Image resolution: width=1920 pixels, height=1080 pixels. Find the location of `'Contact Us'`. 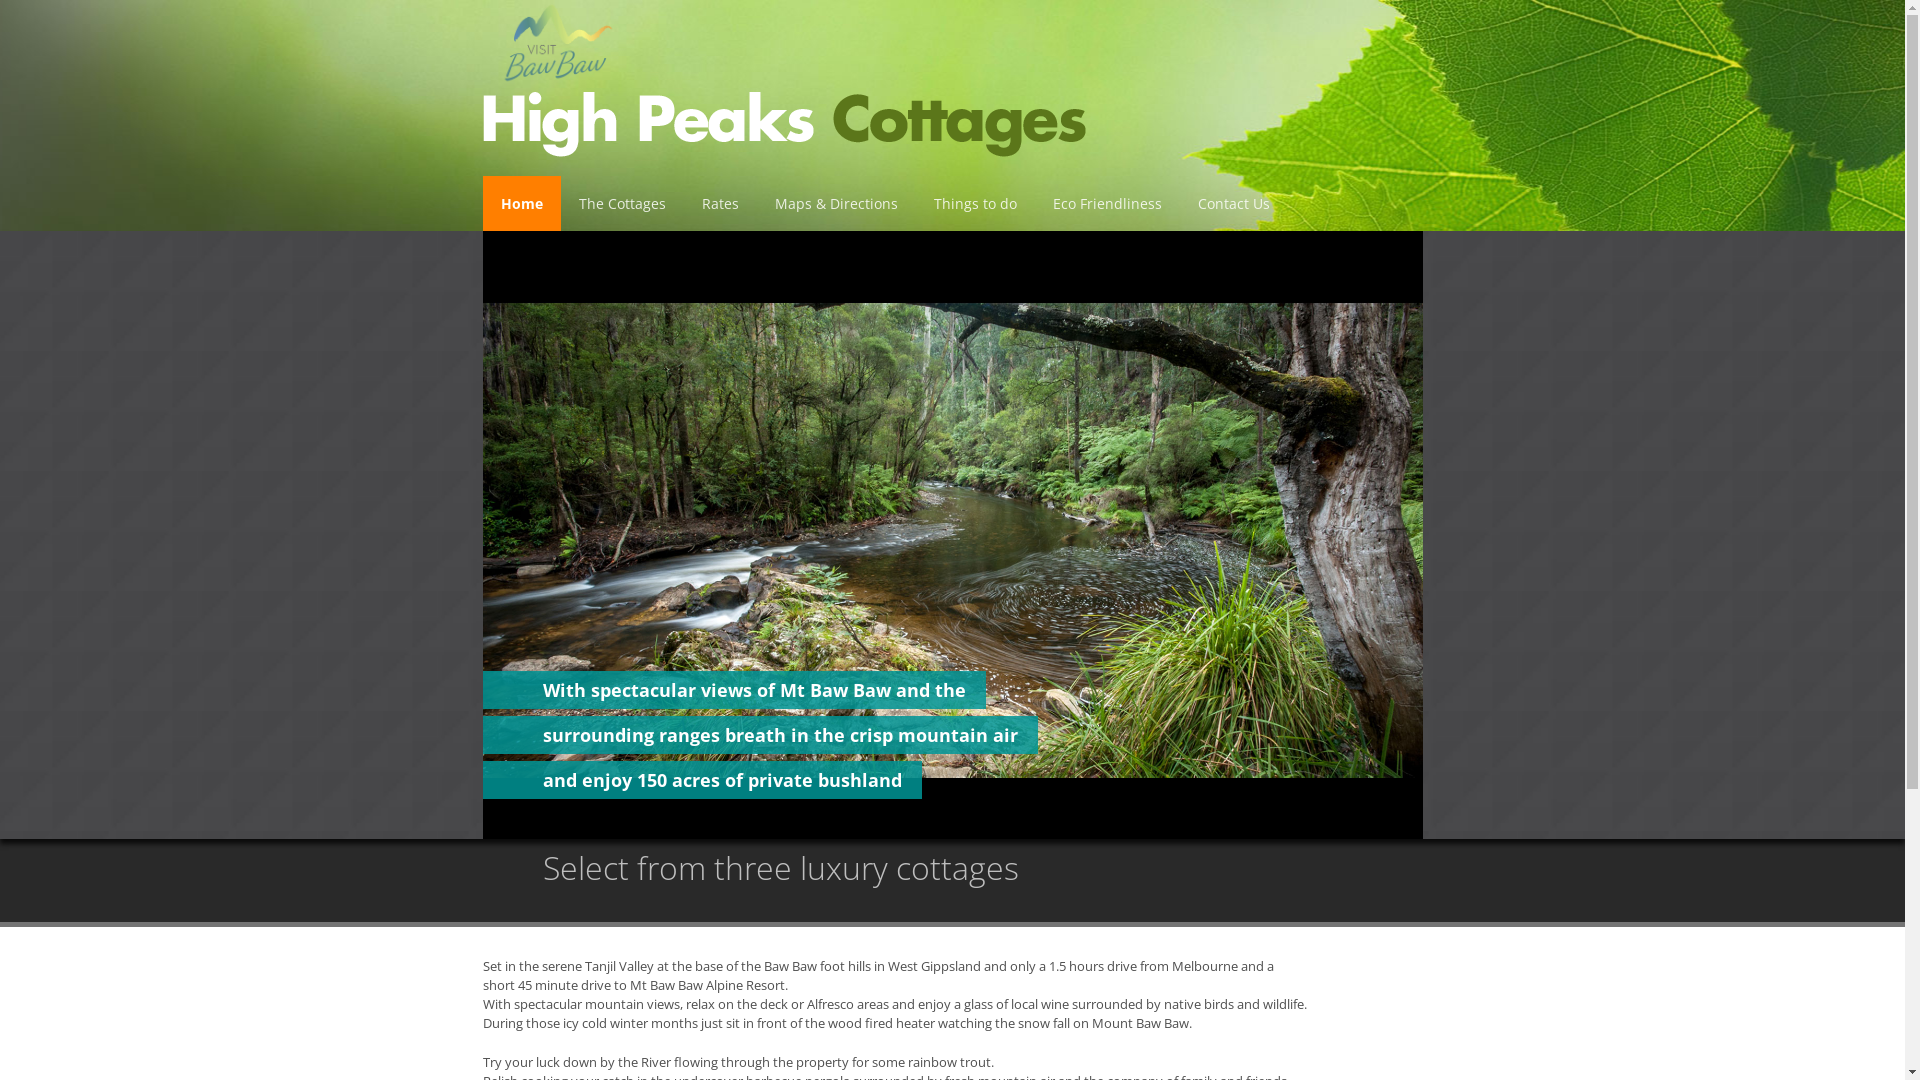

'Contact Us' is located at coordinates (1232, 203).